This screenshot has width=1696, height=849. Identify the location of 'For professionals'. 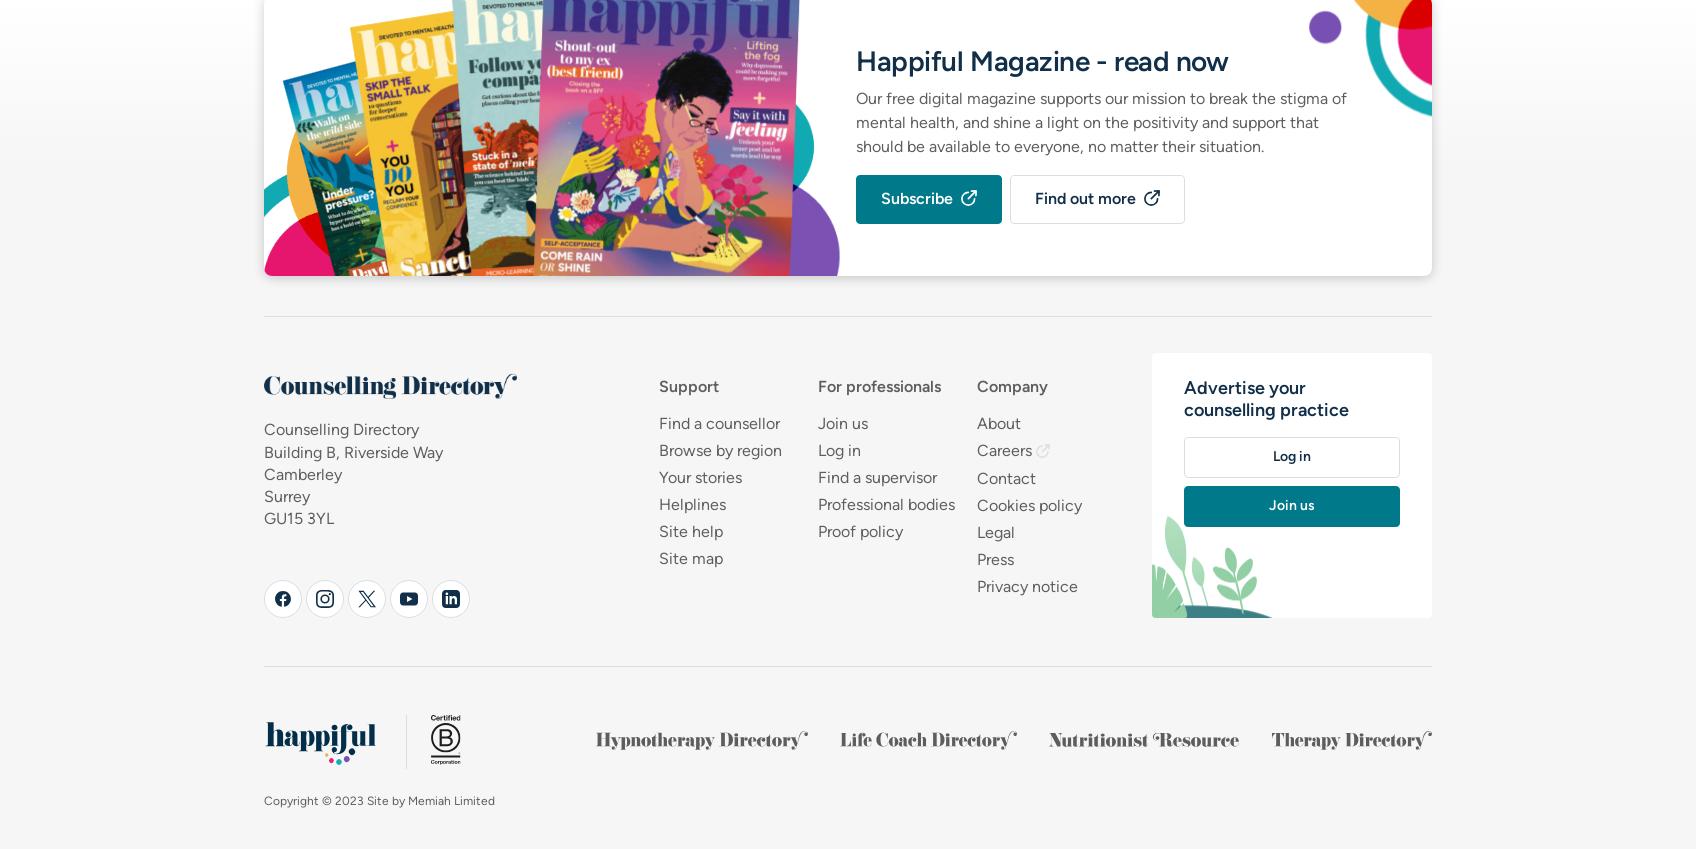
(878, 385).